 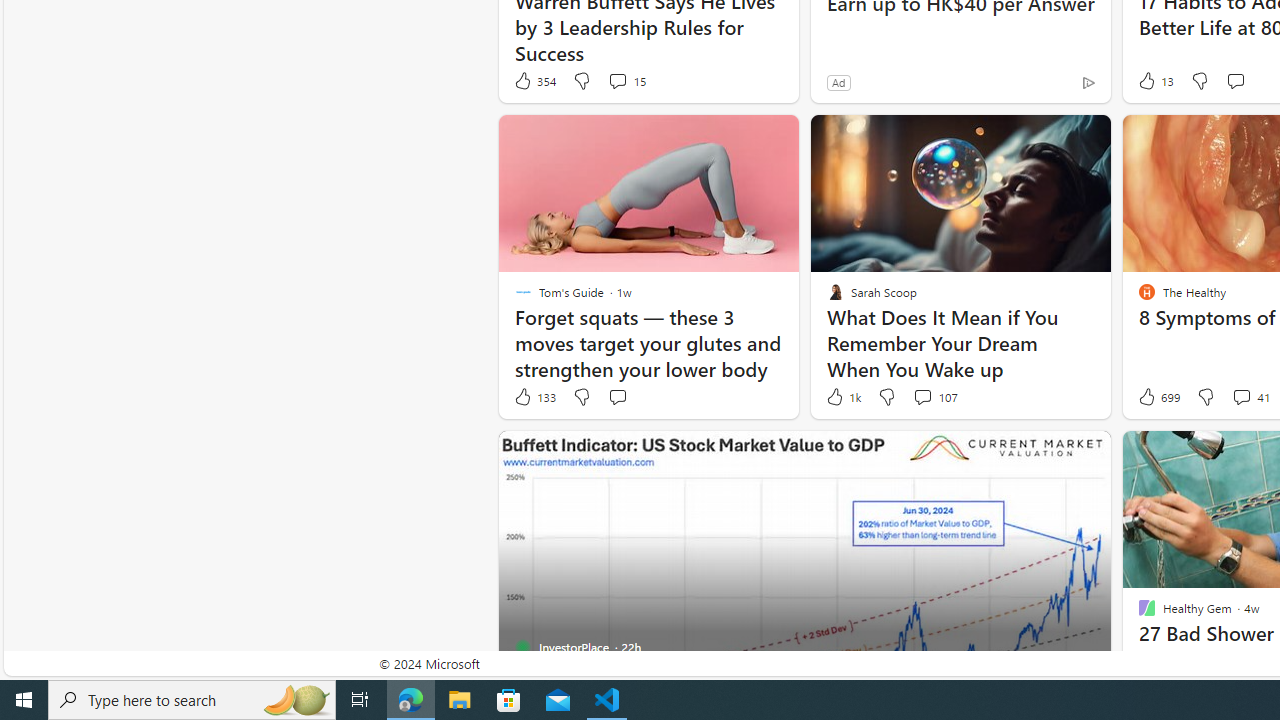 I want to click on 'Hide this story', so click(x=1049, y=455).